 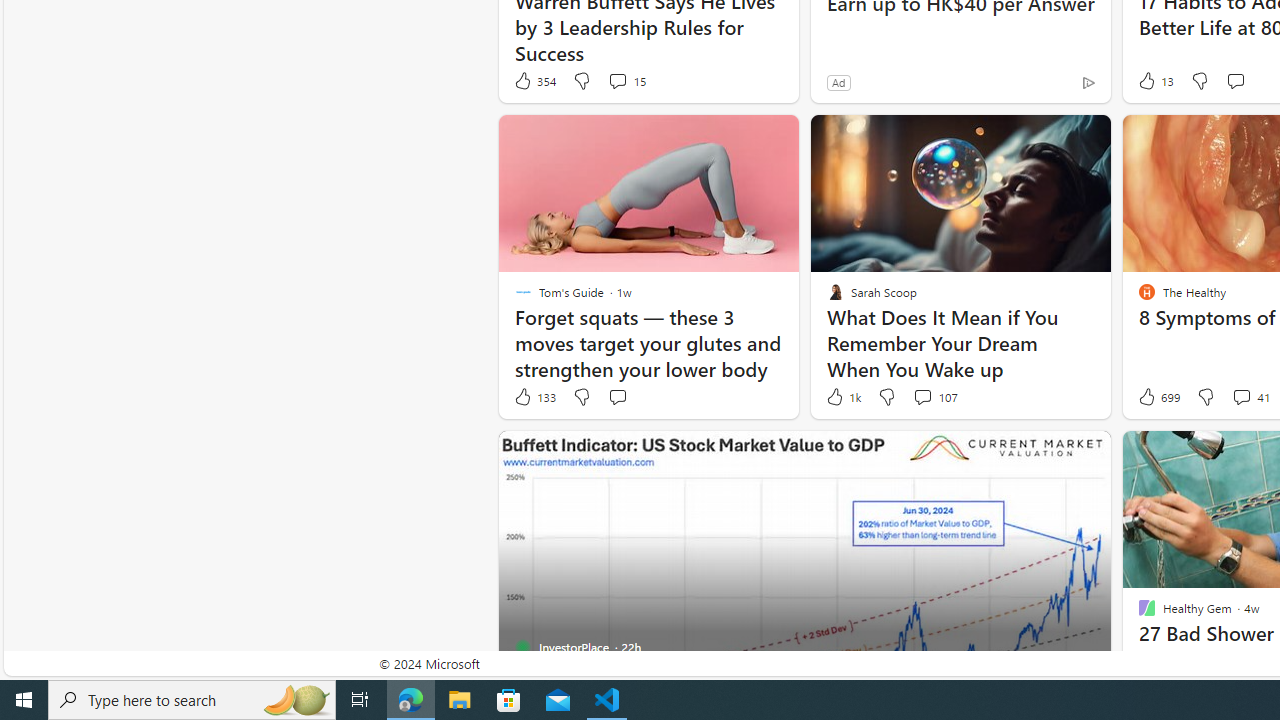 I want to click on 'Hide this story', so click(x=1049, y=455).